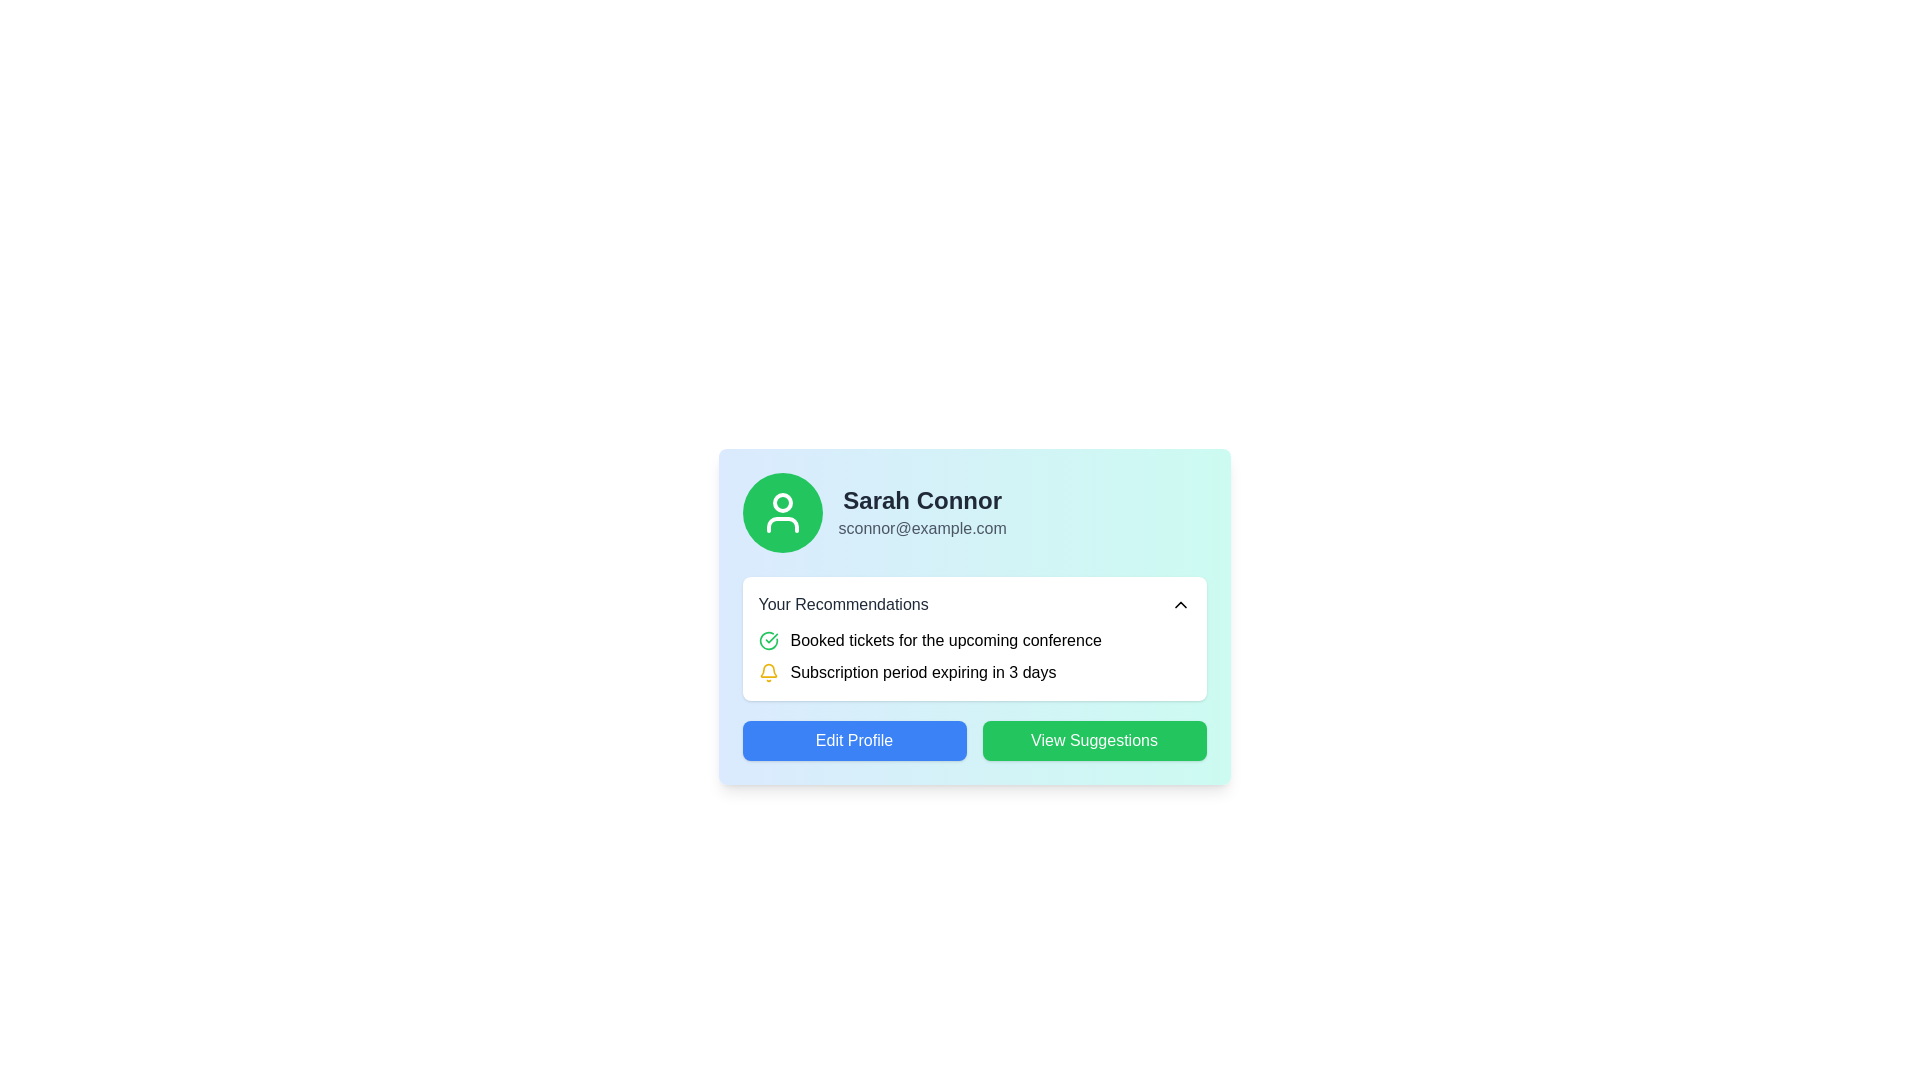 This screenshot has width=1920, height=1080. What do you see at coordinates (767, 672) in the screenshot?
I see `the yellow bell icon that indicates 'Subscription period expiring in 3 days'` at bounding box center [767, 672].